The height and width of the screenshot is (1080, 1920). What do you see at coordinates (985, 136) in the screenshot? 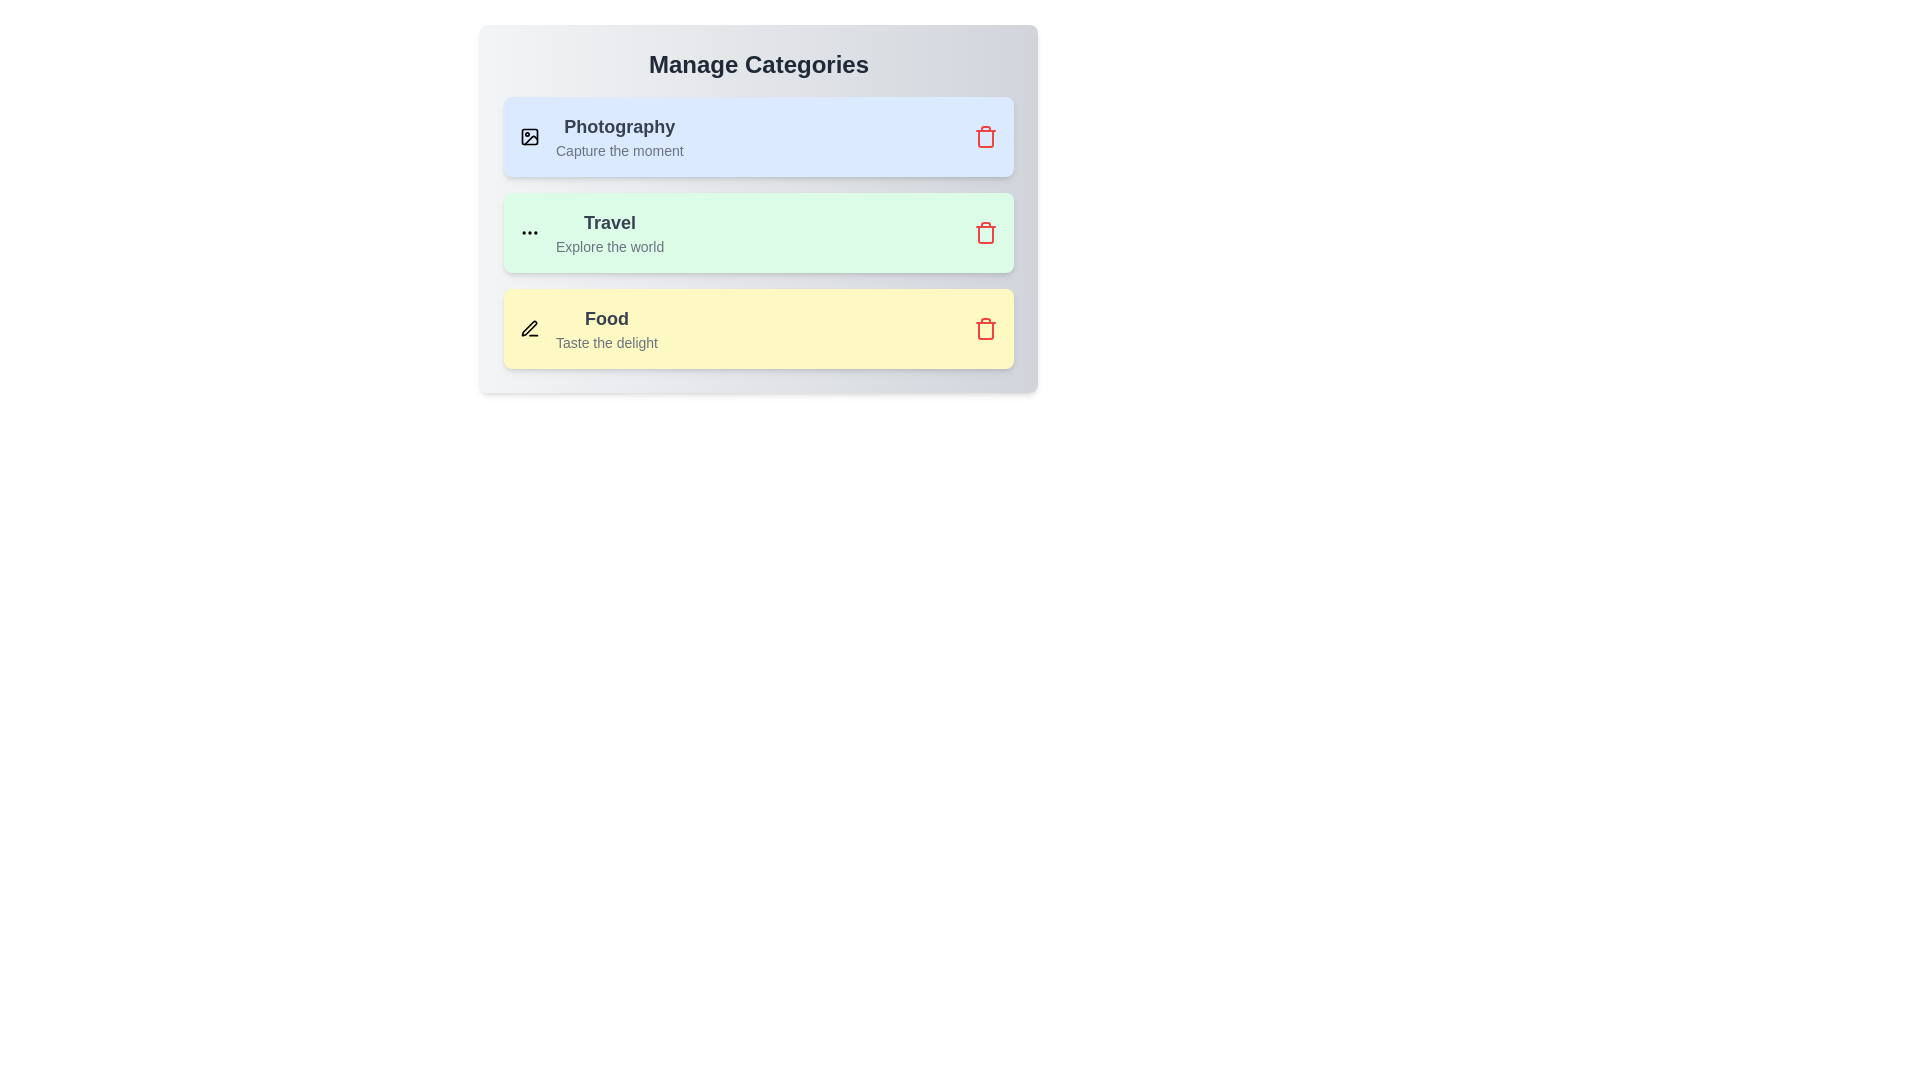
I see `trash icon to remove the category Photography` at bounding box center [985, 136].